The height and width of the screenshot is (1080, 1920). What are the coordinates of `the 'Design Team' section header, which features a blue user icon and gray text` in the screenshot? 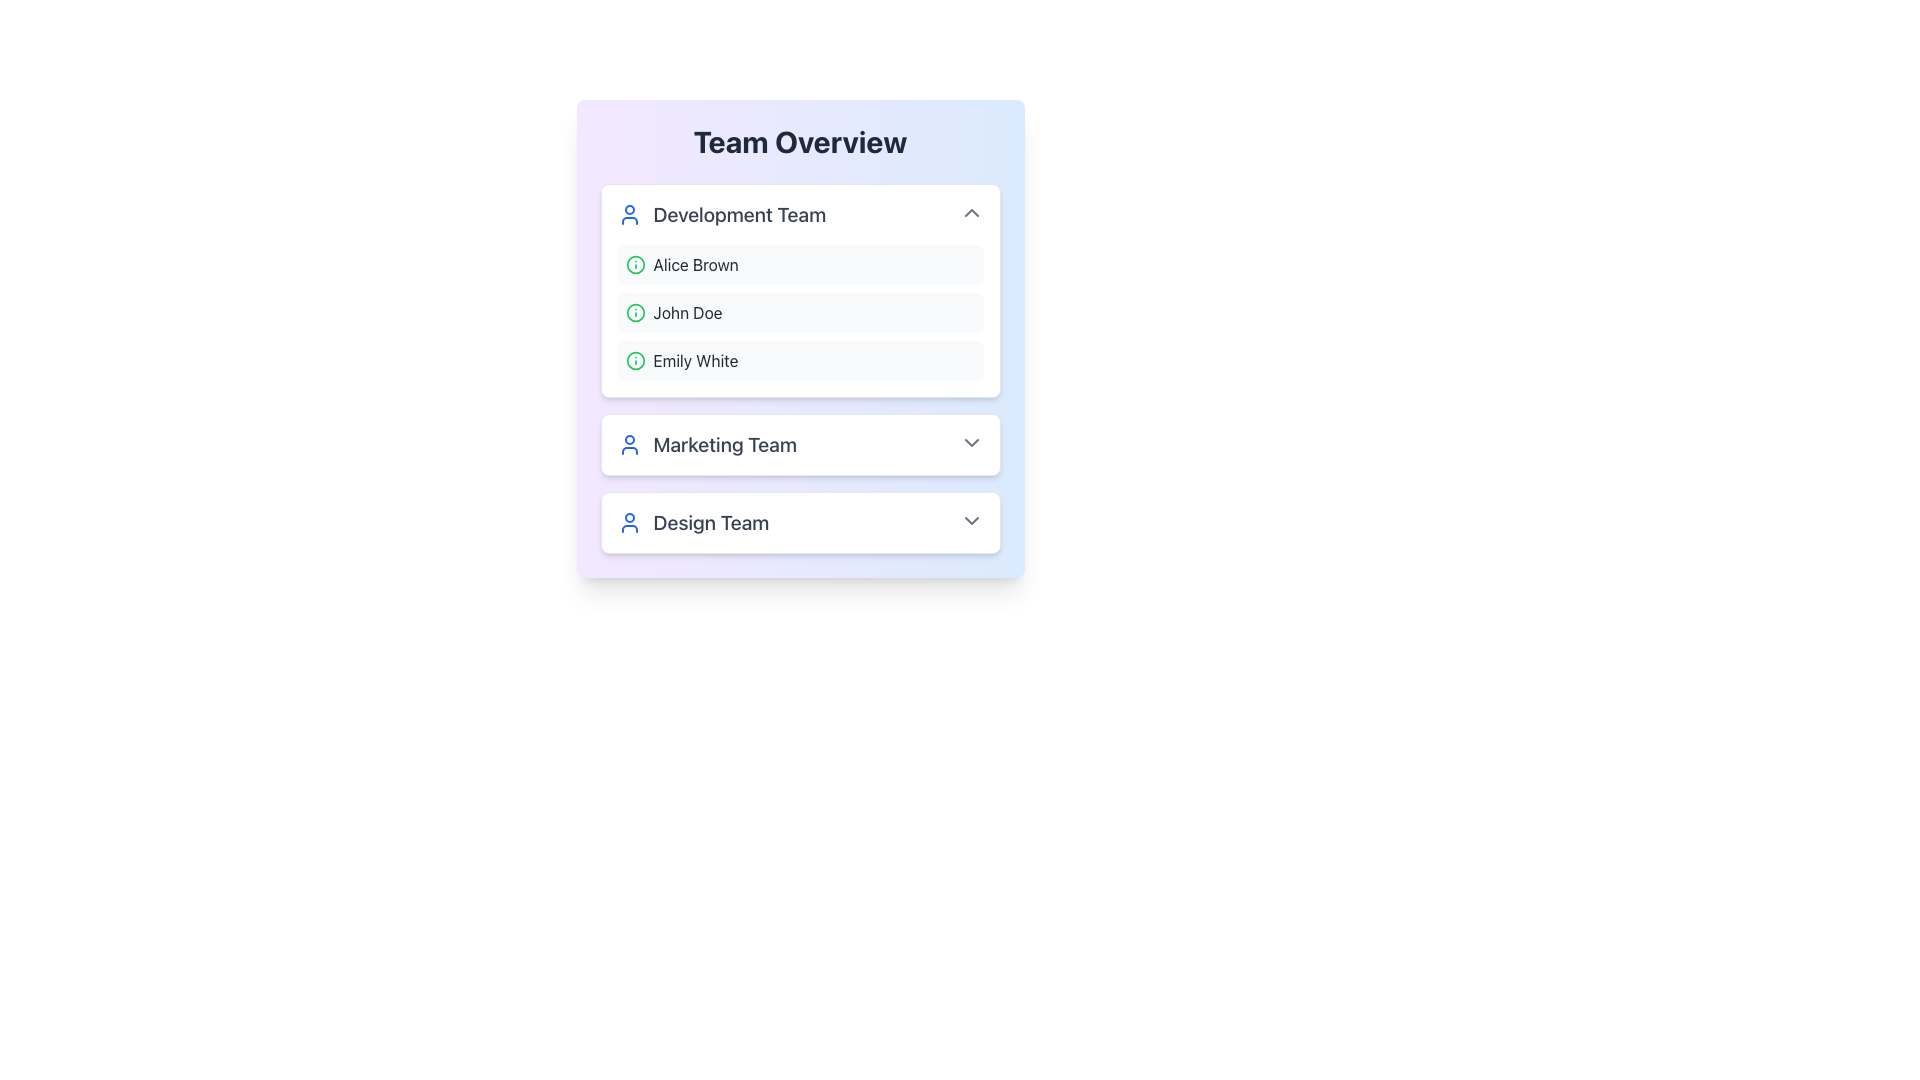 It's located at (693, 522).